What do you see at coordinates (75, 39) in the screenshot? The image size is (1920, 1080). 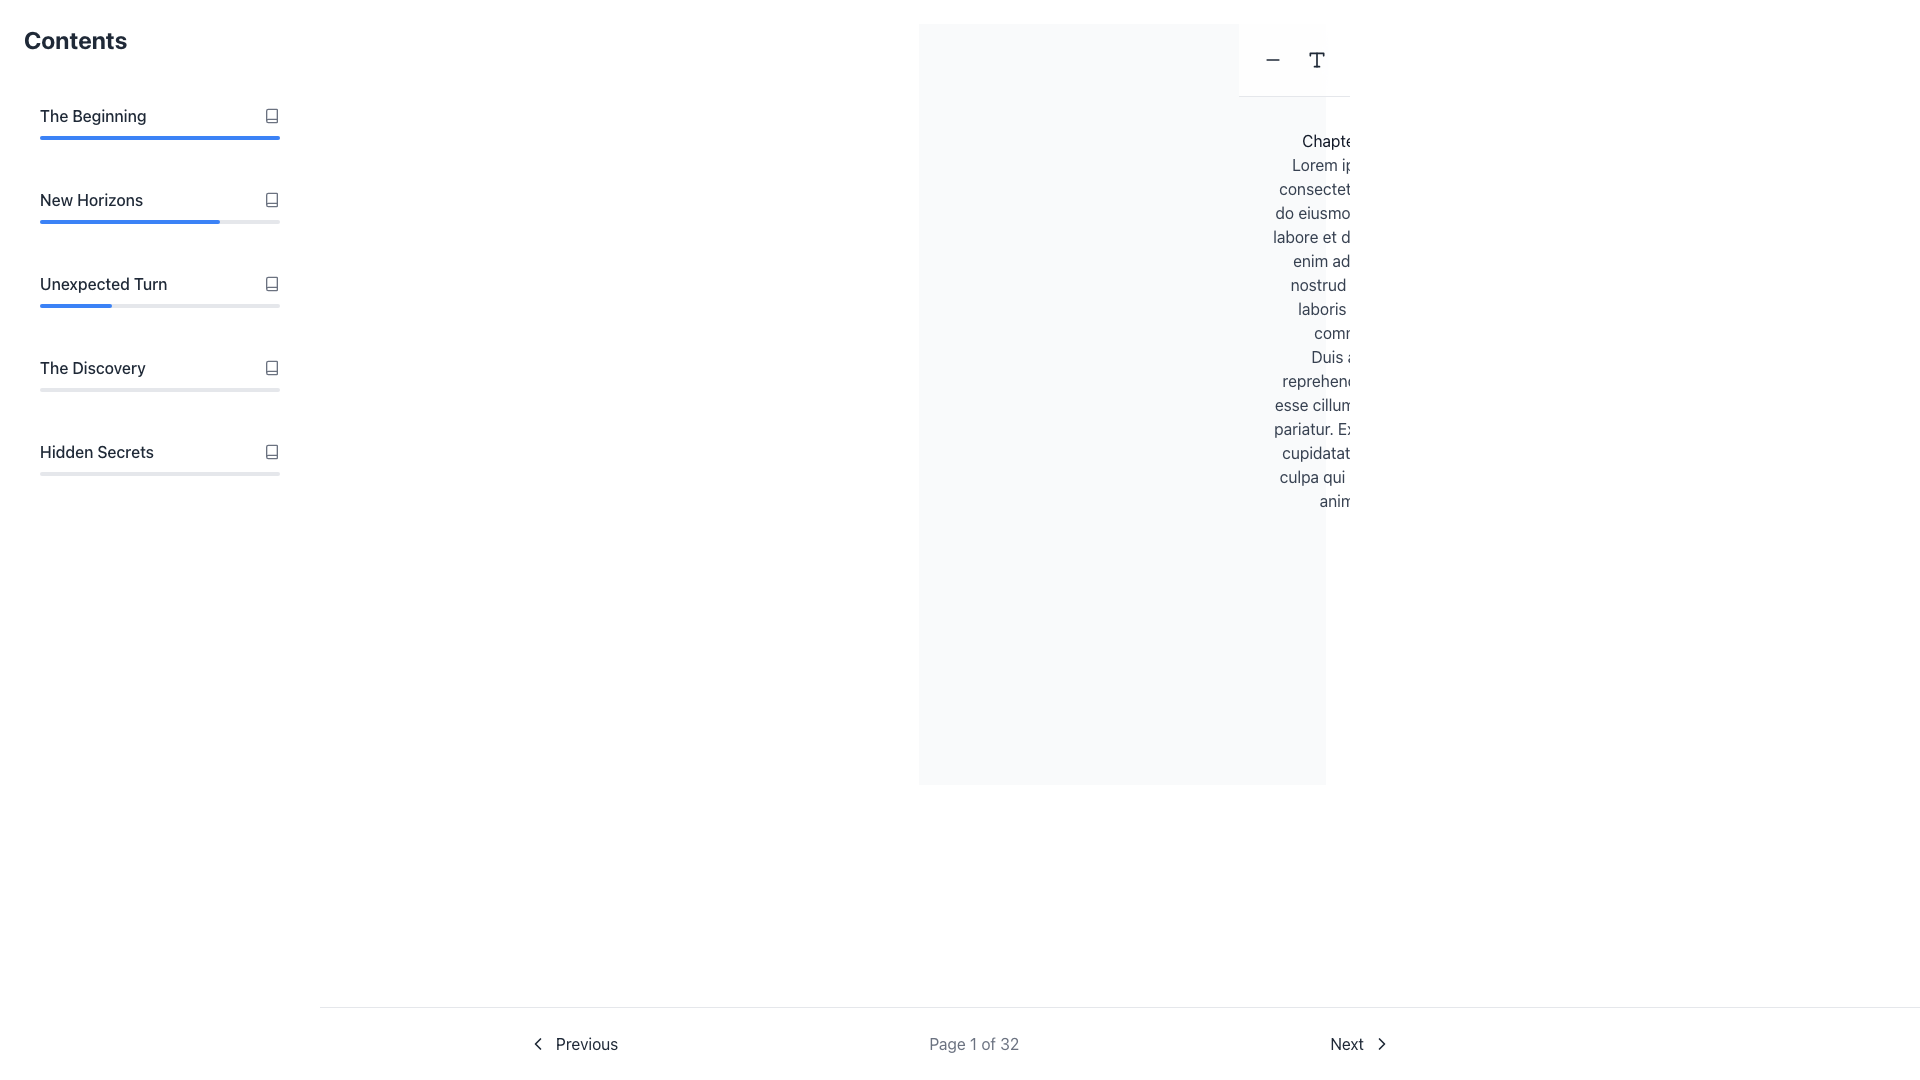 I see `the text label displaying 'Contents' in bold and large dark gray font, which is prominently positioned at the top-left of the interface` at bounding box center [75, 39].